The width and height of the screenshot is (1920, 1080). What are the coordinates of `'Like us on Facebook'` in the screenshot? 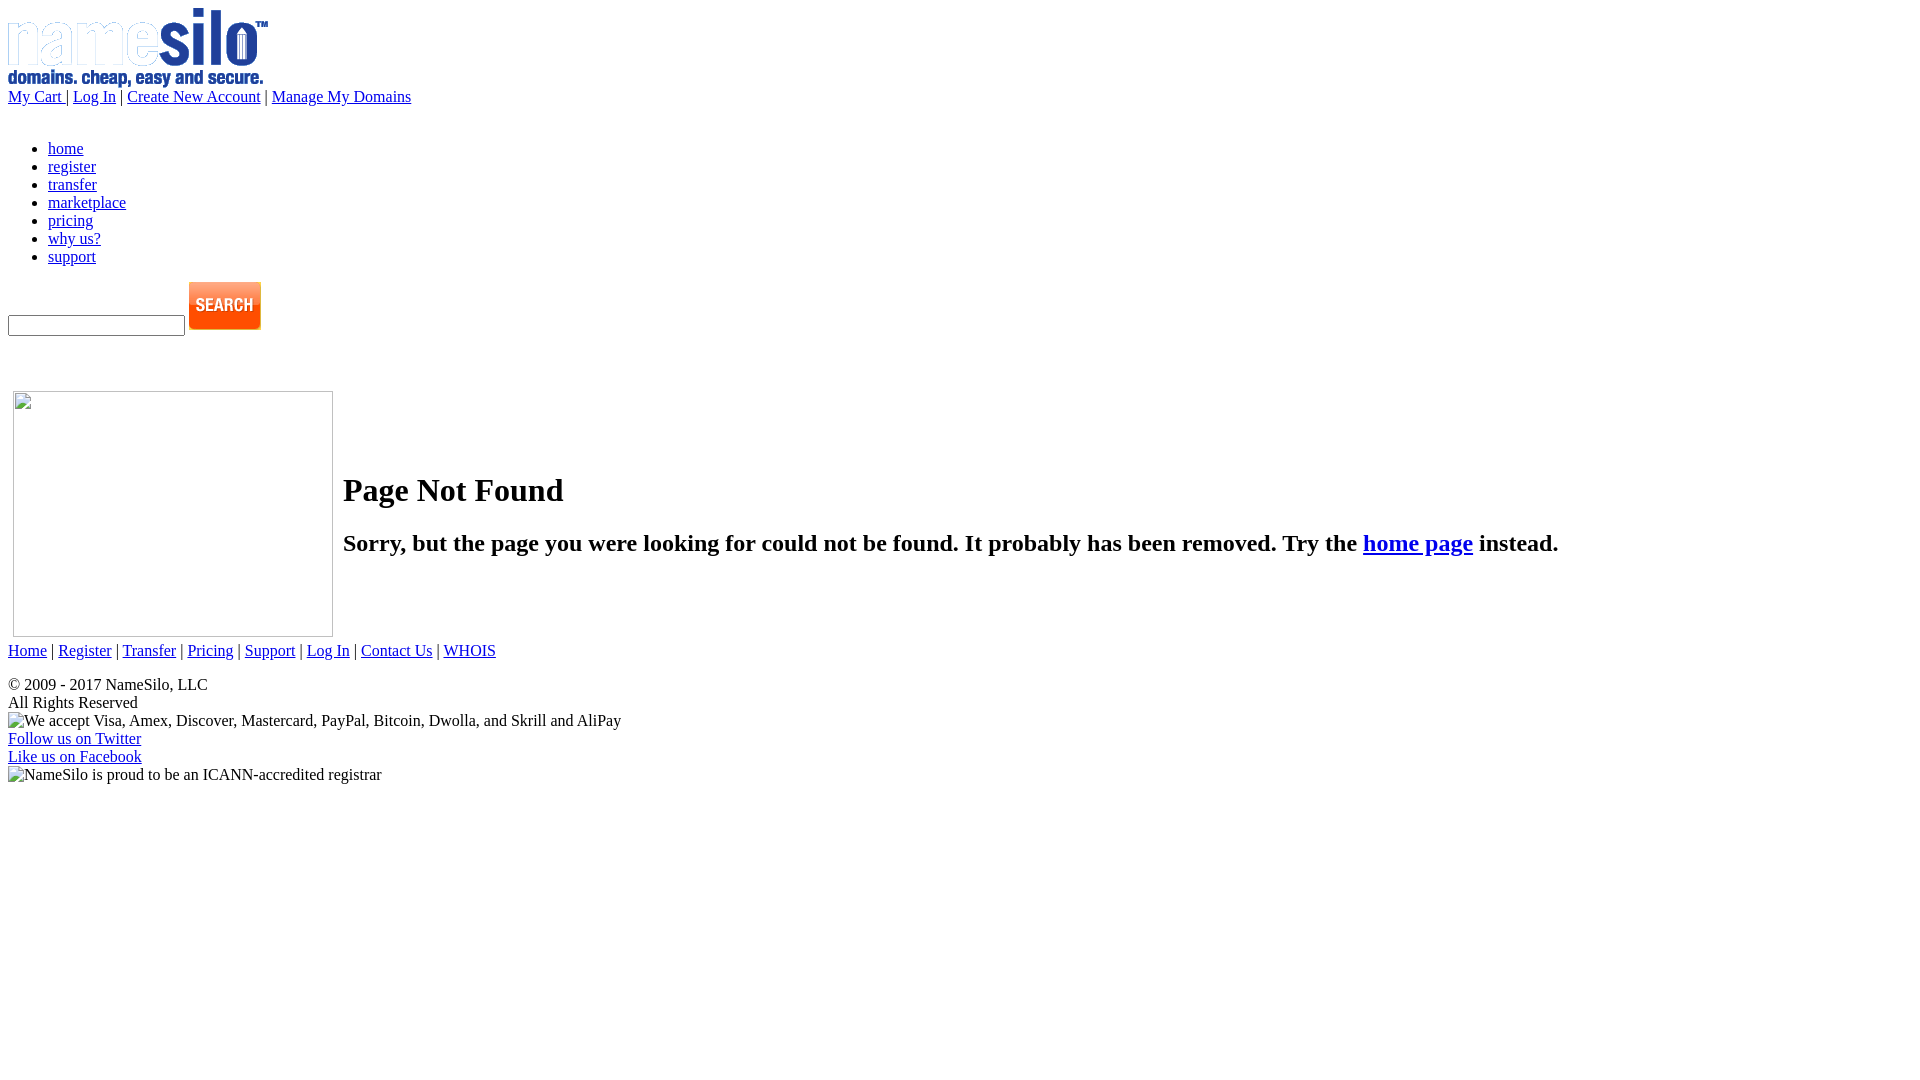 It's located at (75, 756).